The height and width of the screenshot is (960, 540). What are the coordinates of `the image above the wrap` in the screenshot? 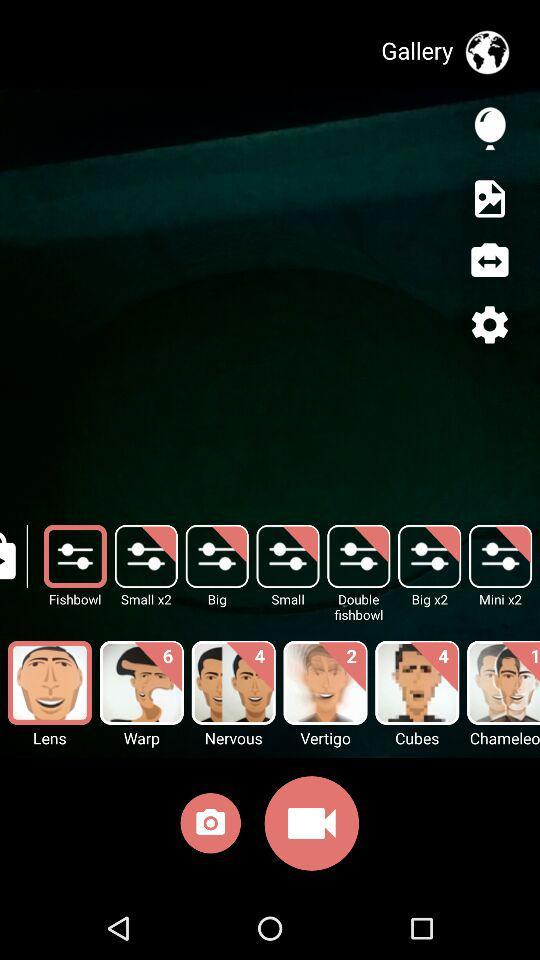 It's located at (141, 683).